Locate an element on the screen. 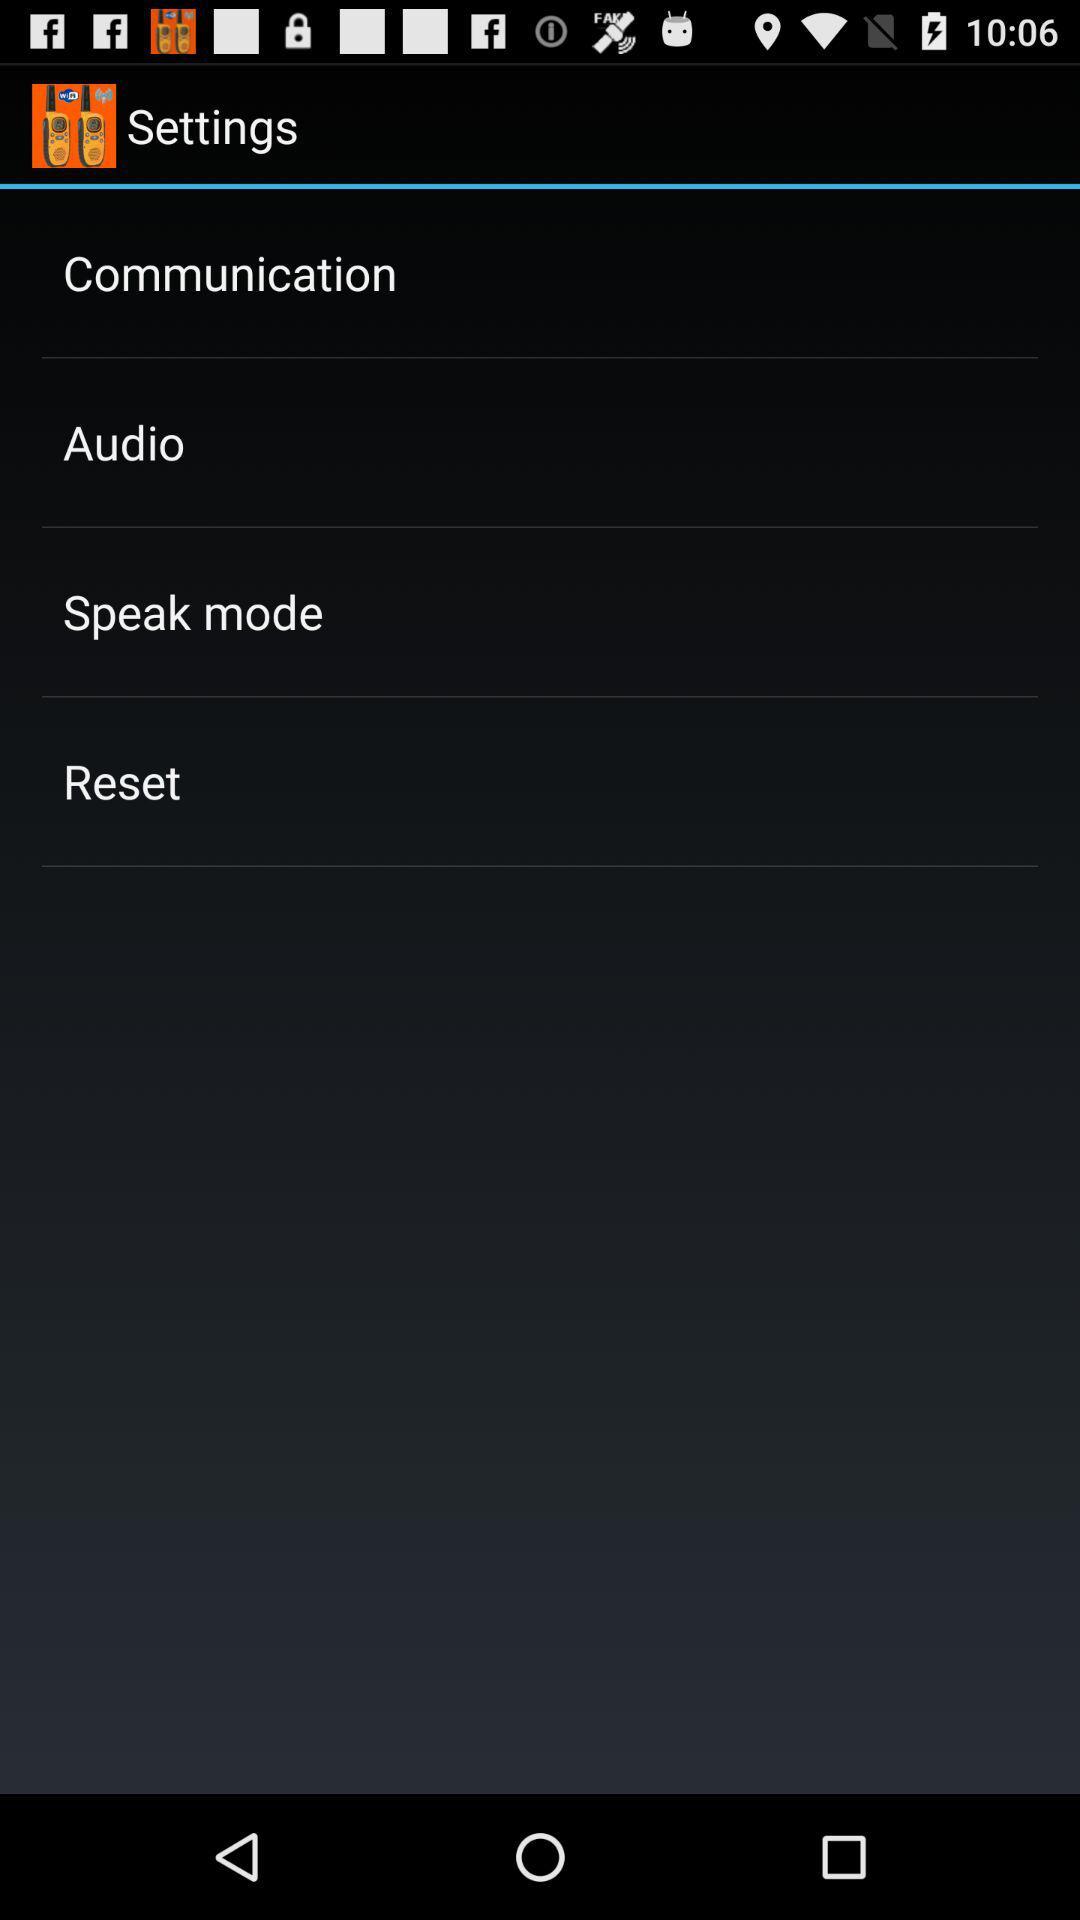 The image size is (1080, 1920). communication icon is located at coordinates (229, 271).